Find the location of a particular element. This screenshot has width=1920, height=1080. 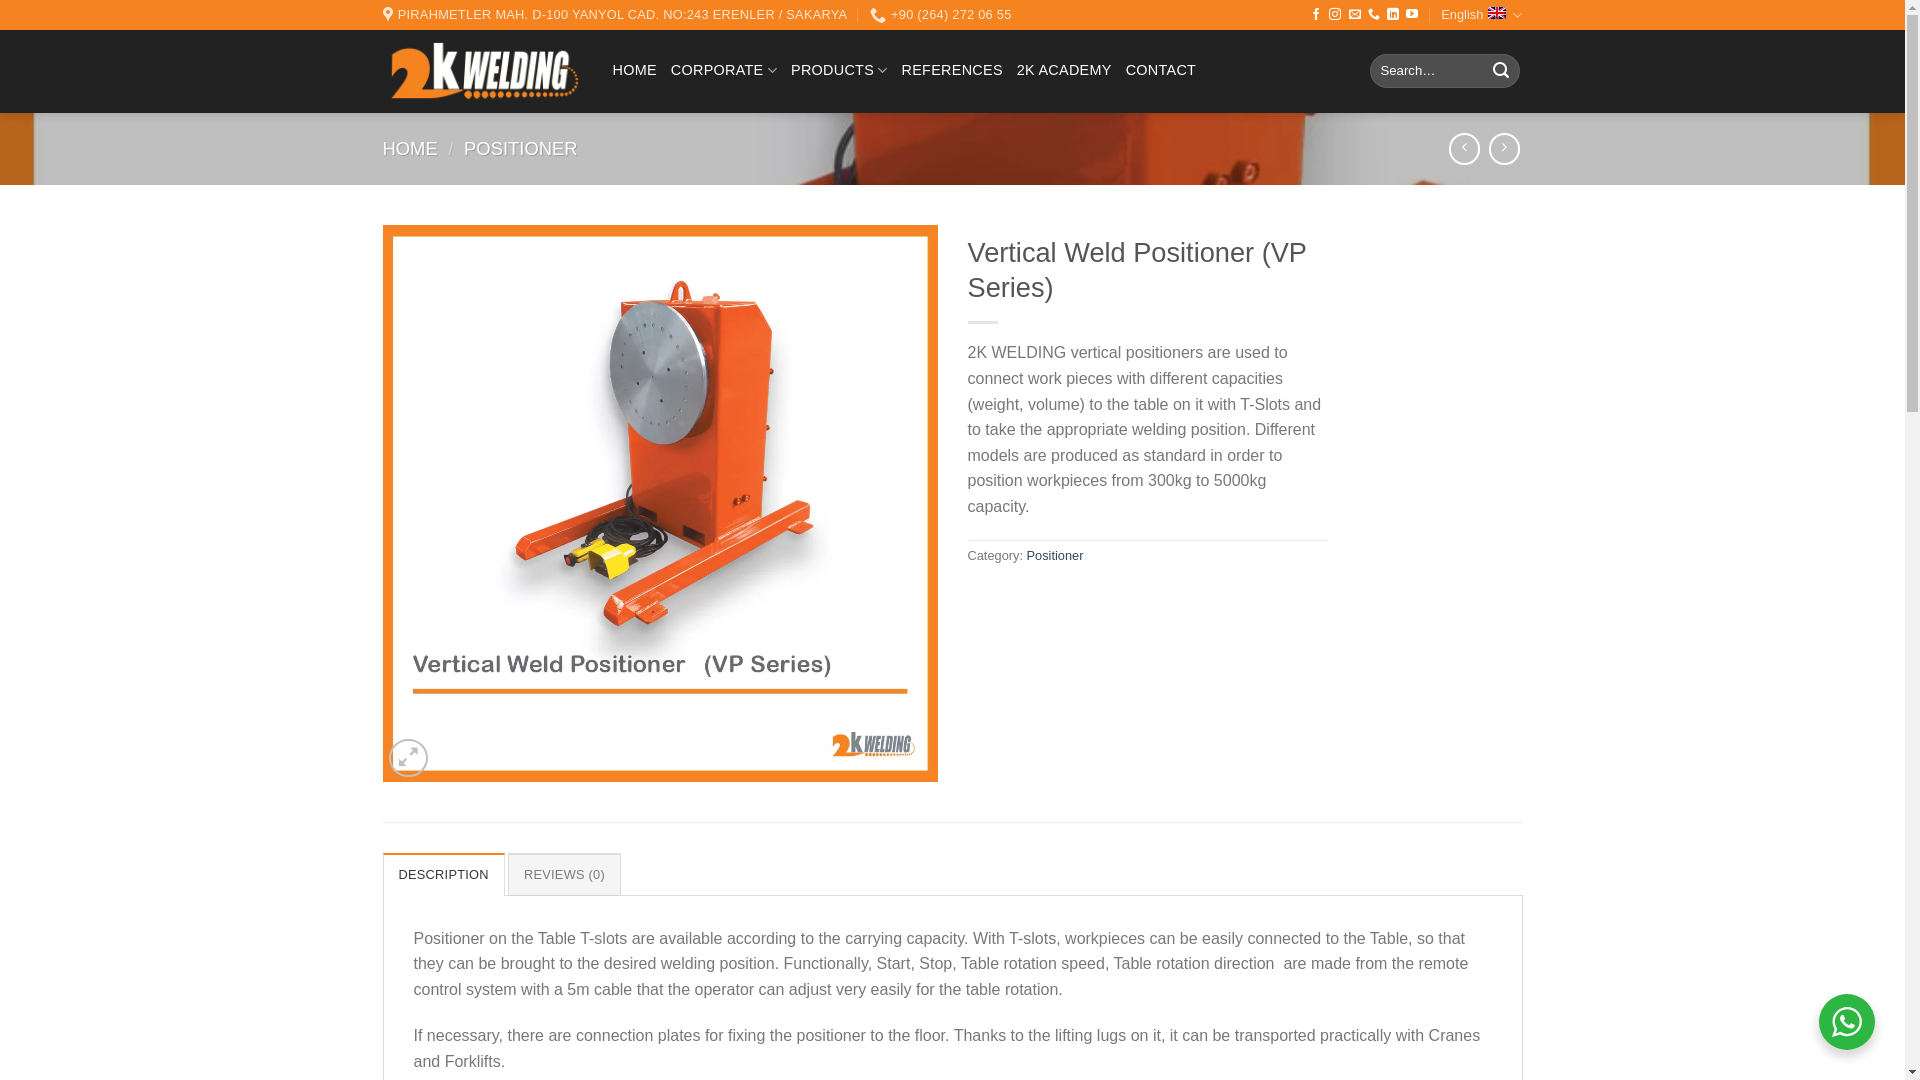

'Positioner' is located at coordinates (1054, 555).